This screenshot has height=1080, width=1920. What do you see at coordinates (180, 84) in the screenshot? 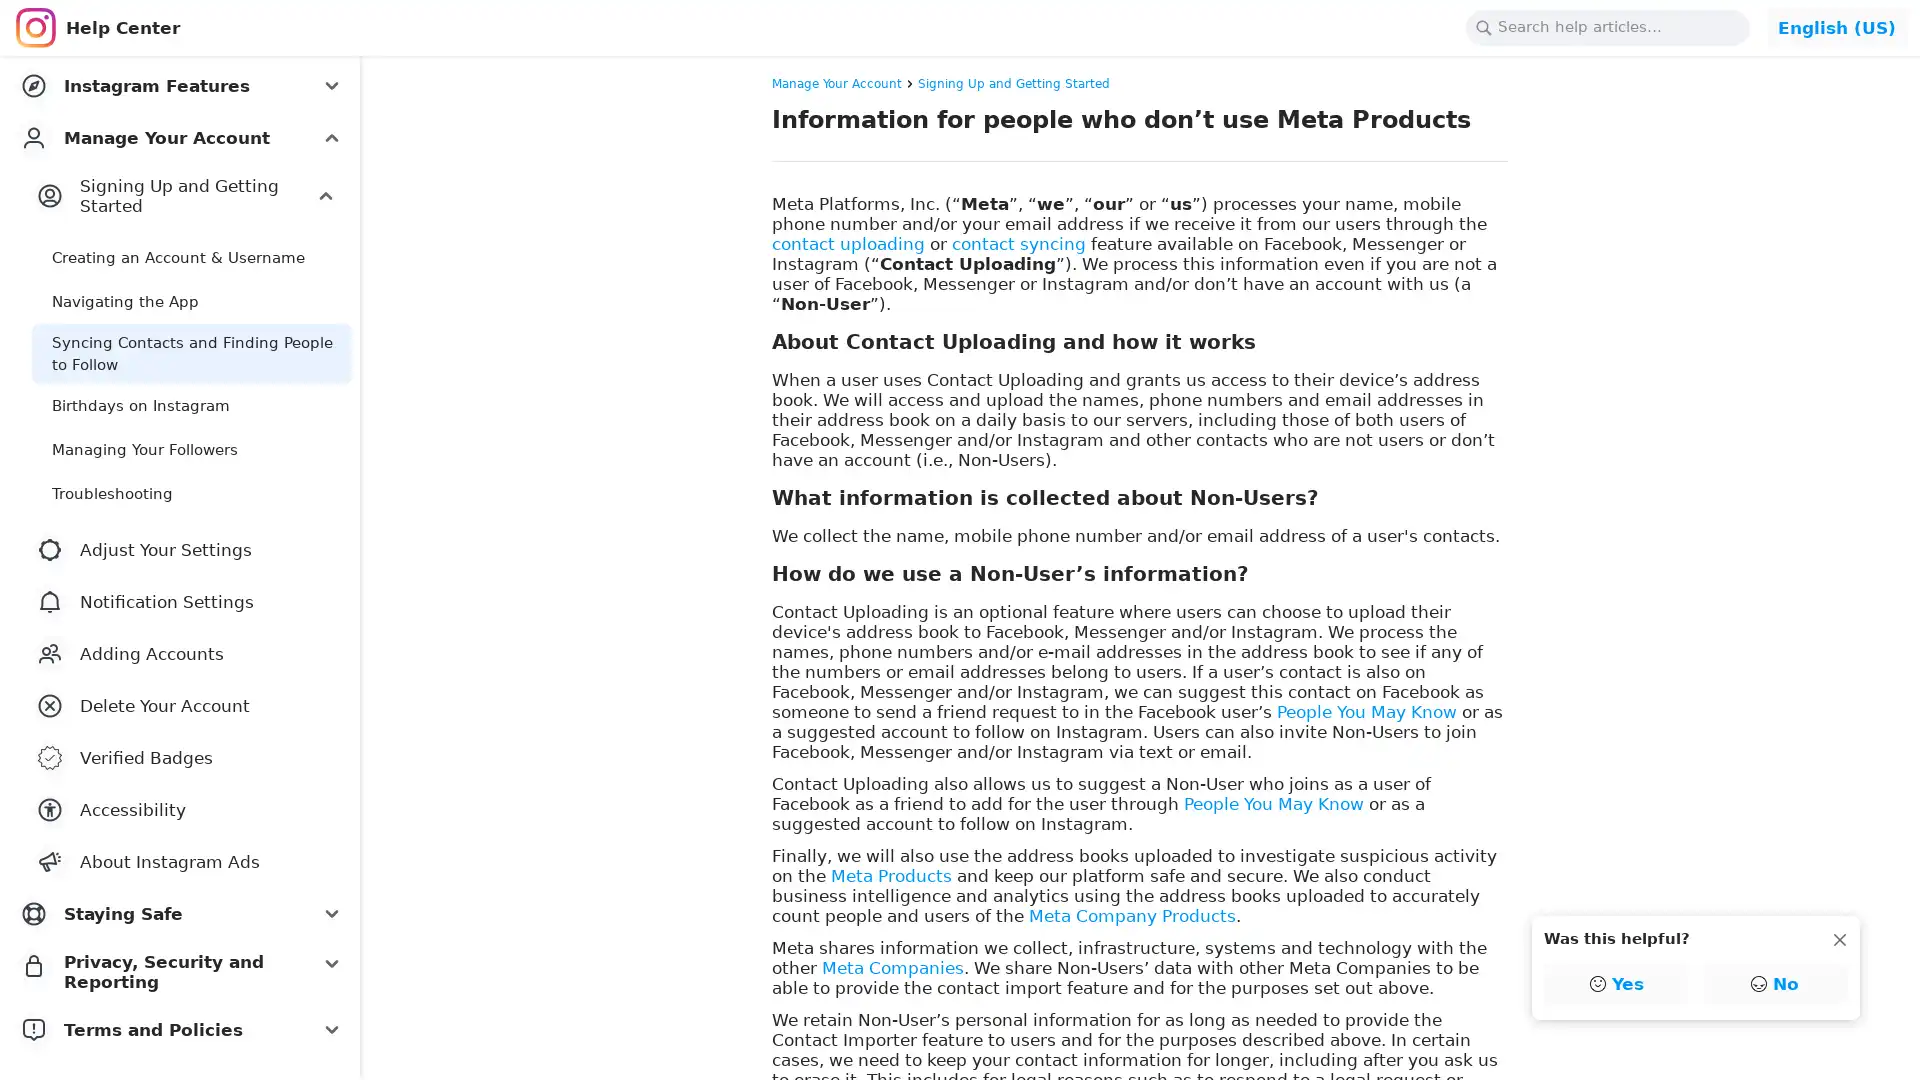
I see `Instagram Features` at bounding box center [180, 84].